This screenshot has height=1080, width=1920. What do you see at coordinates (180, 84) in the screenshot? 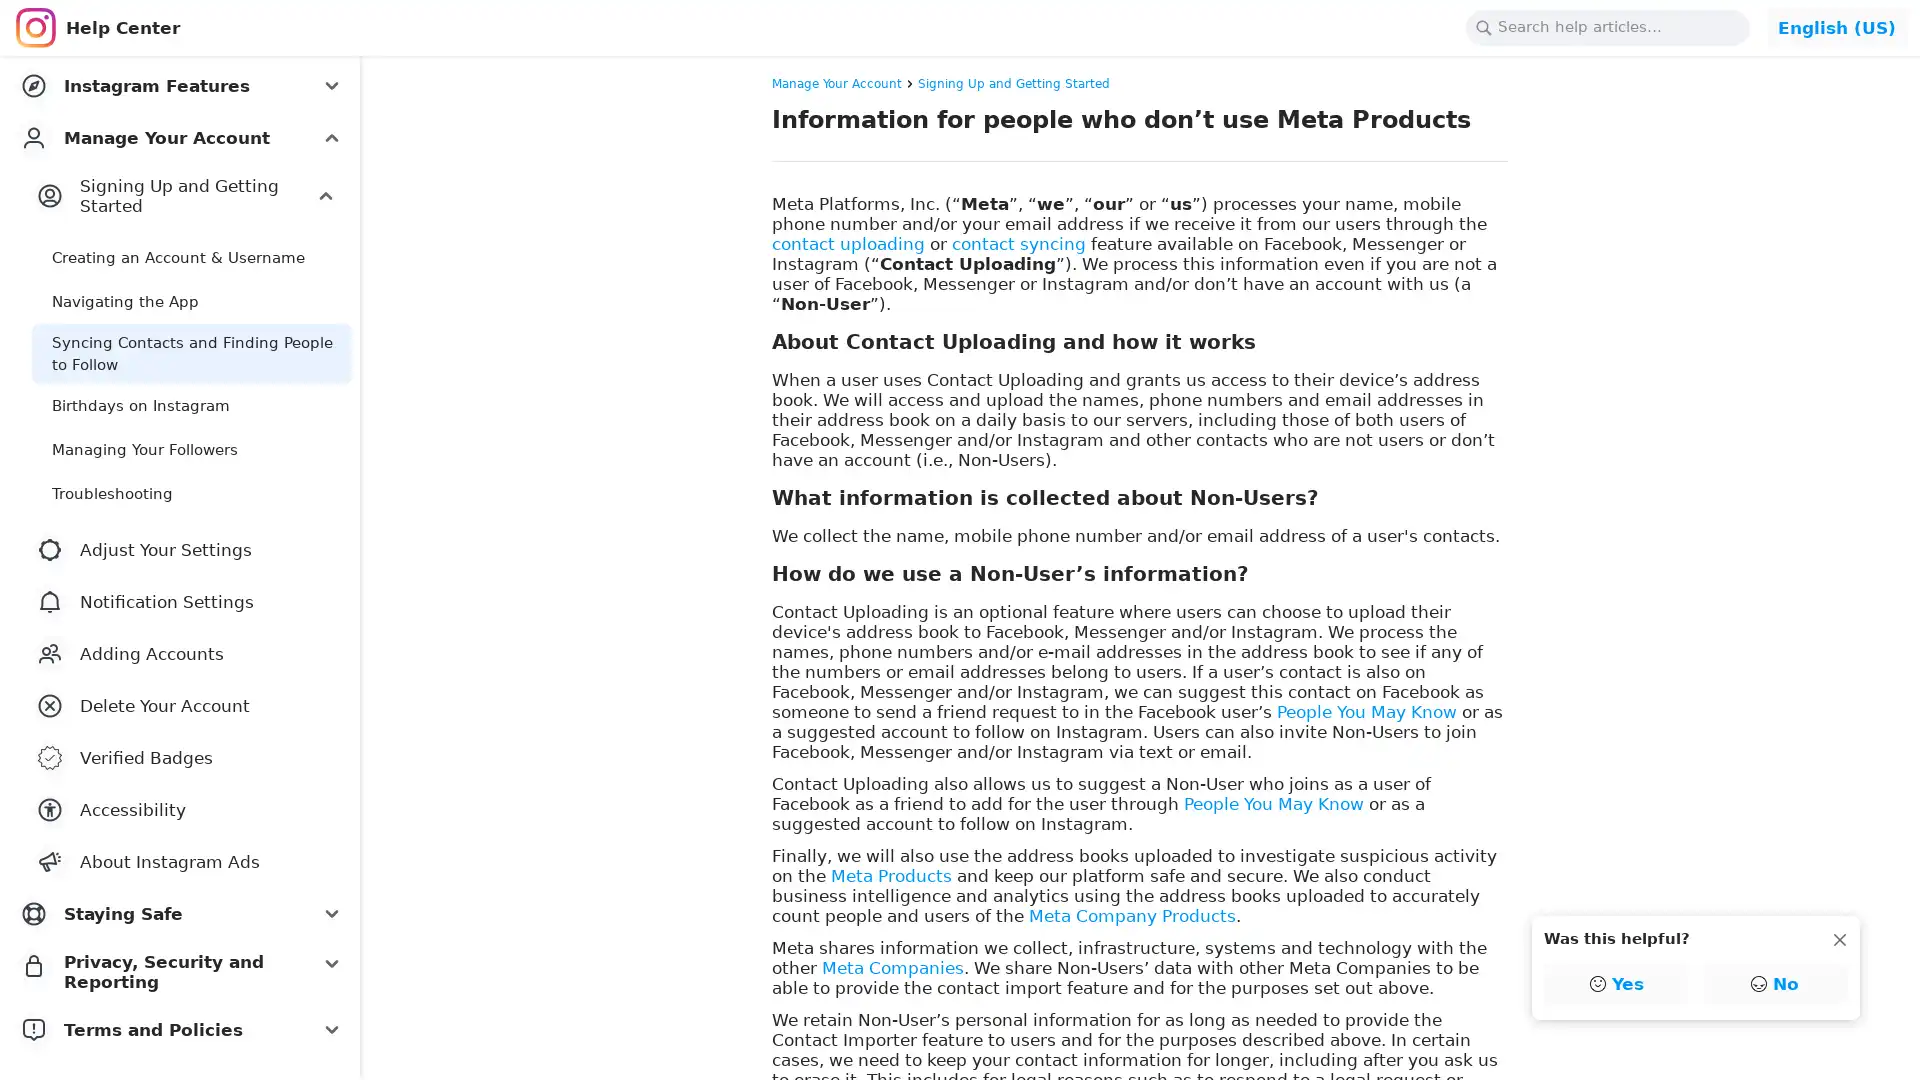
I see `Instagram Features` at bounding box center [180, 84].